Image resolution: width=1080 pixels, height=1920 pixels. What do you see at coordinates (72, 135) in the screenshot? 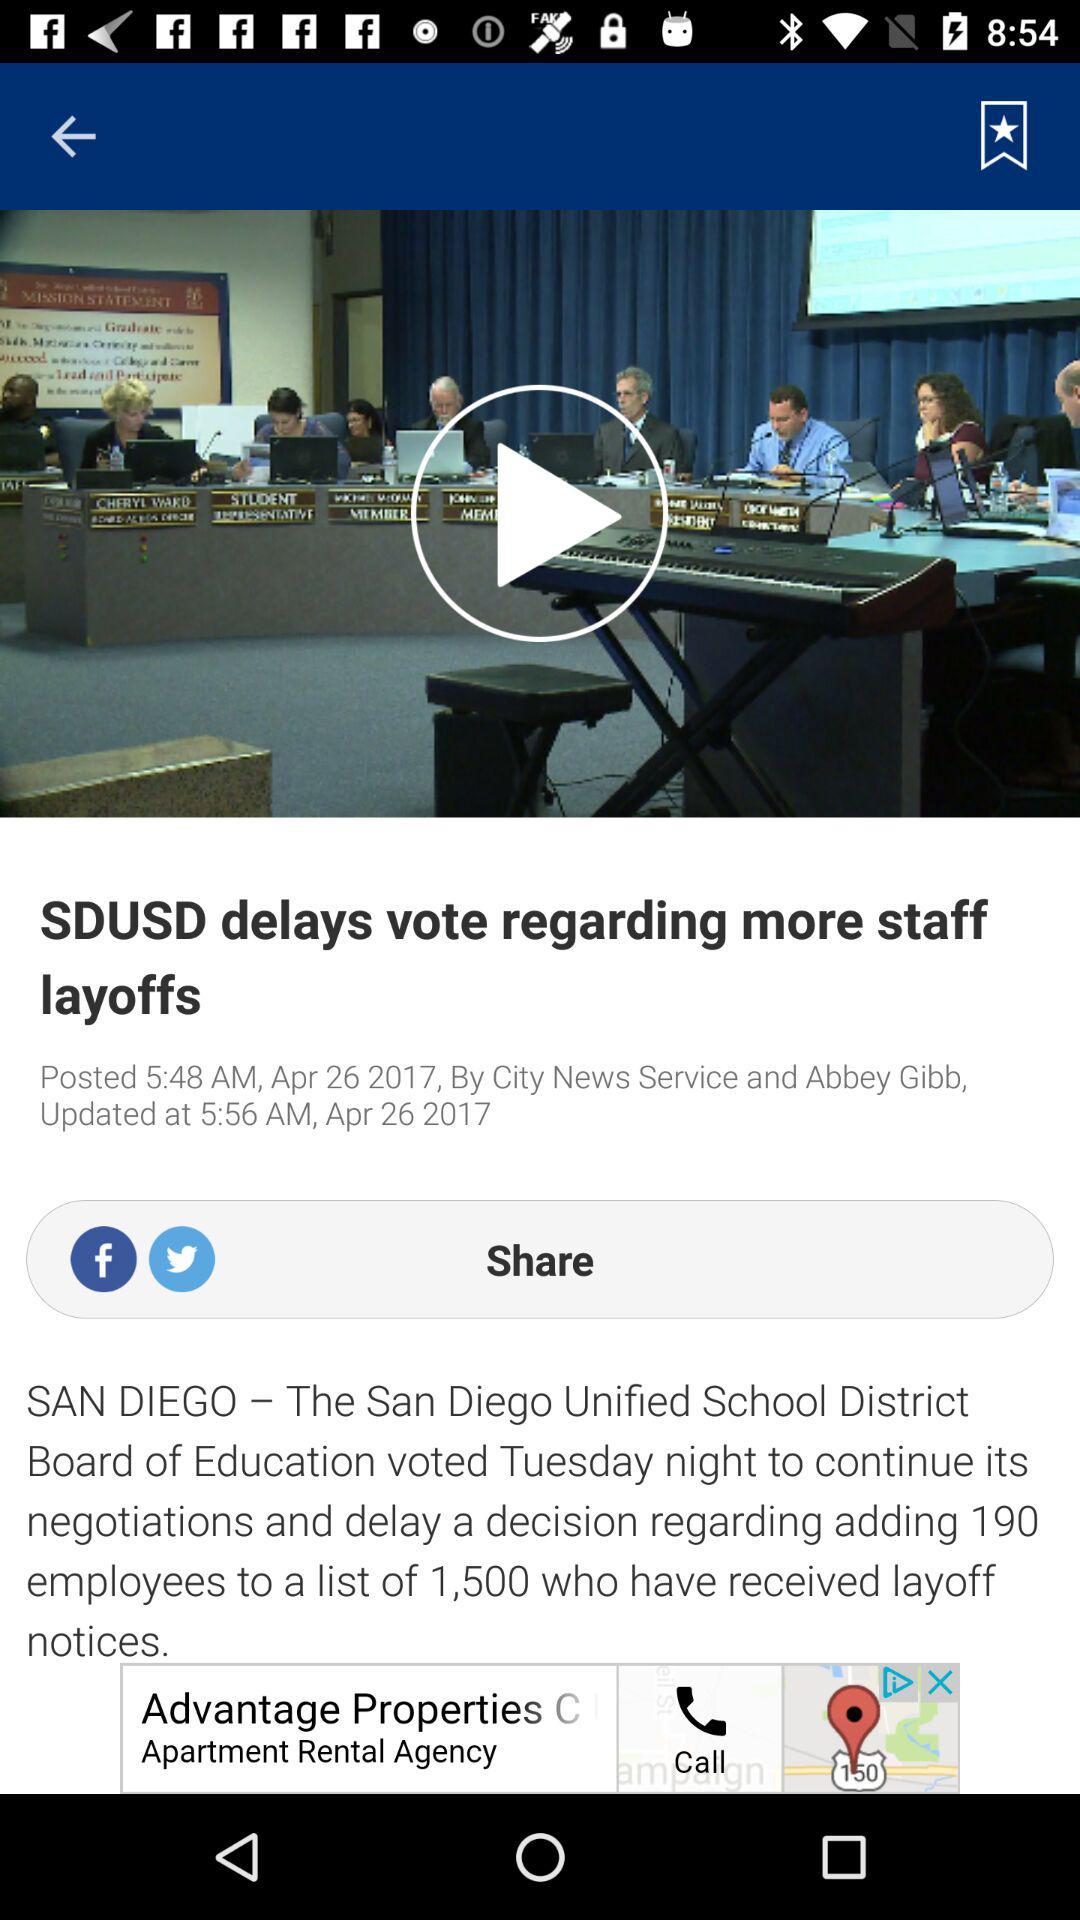
I see `the arrow_backward icon` at bounding box center [72, 135].